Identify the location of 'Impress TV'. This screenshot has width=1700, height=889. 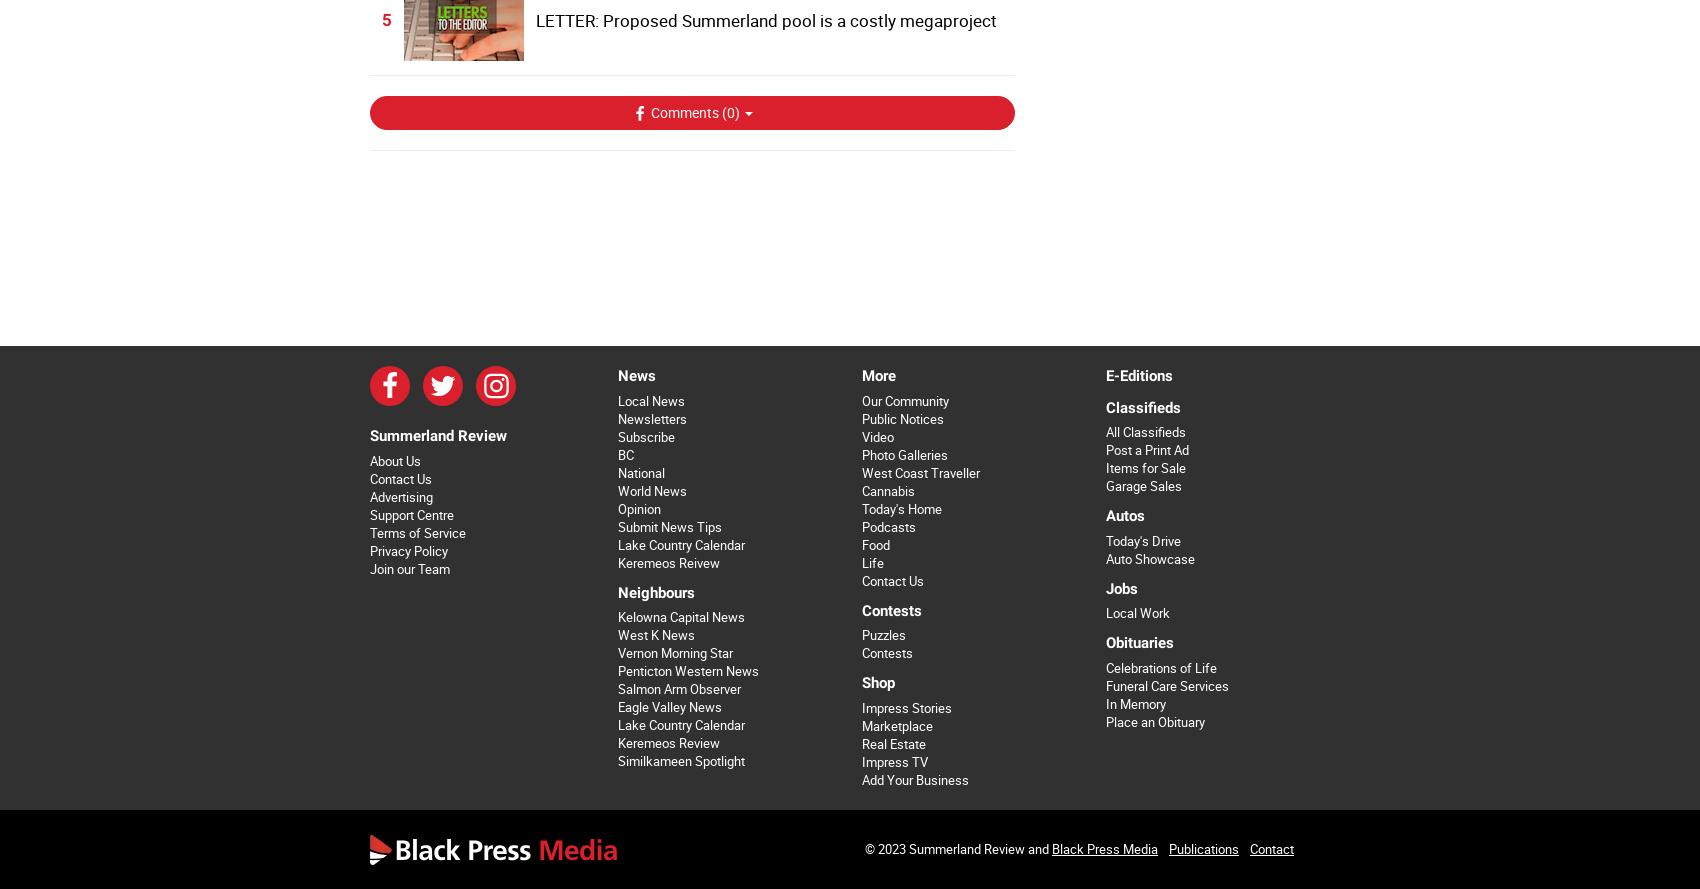
(894, 760).